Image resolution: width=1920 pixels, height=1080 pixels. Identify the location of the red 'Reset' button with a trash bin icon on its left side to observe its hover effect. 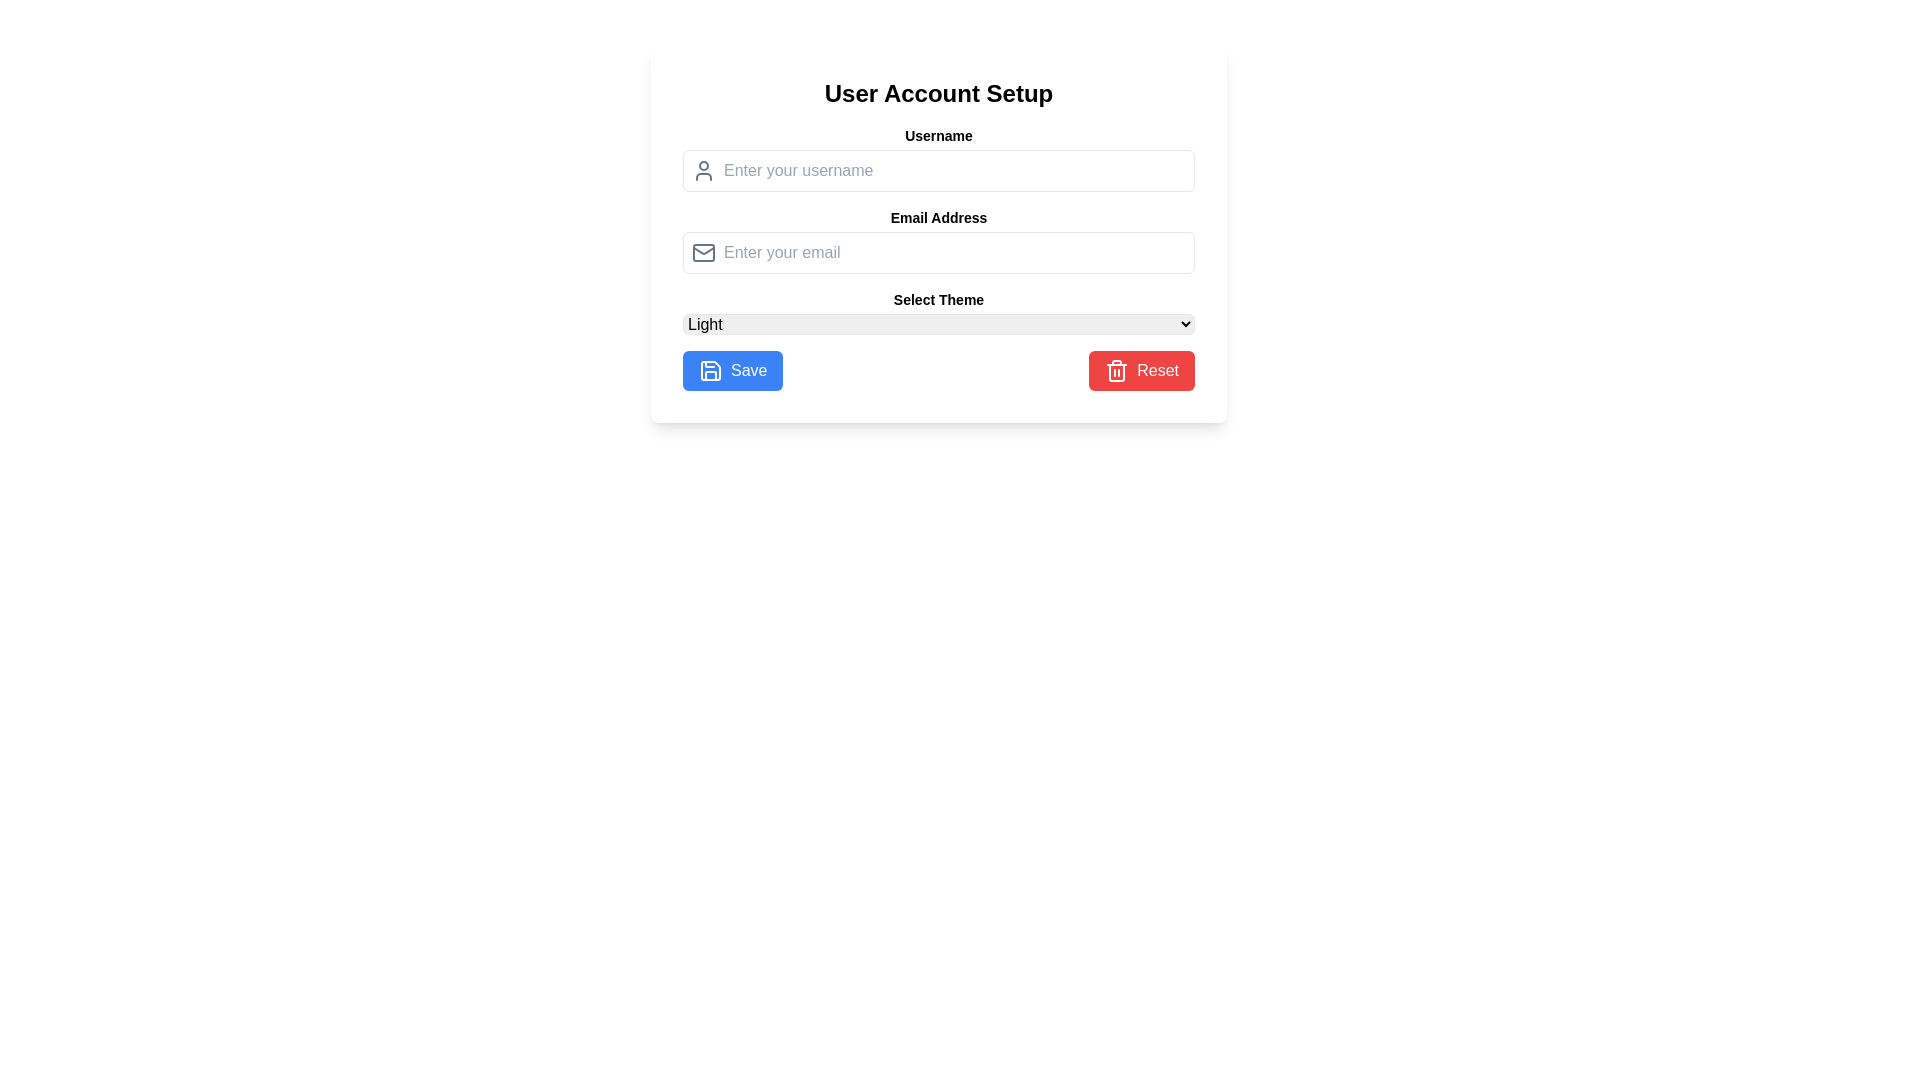
(1142, 370).